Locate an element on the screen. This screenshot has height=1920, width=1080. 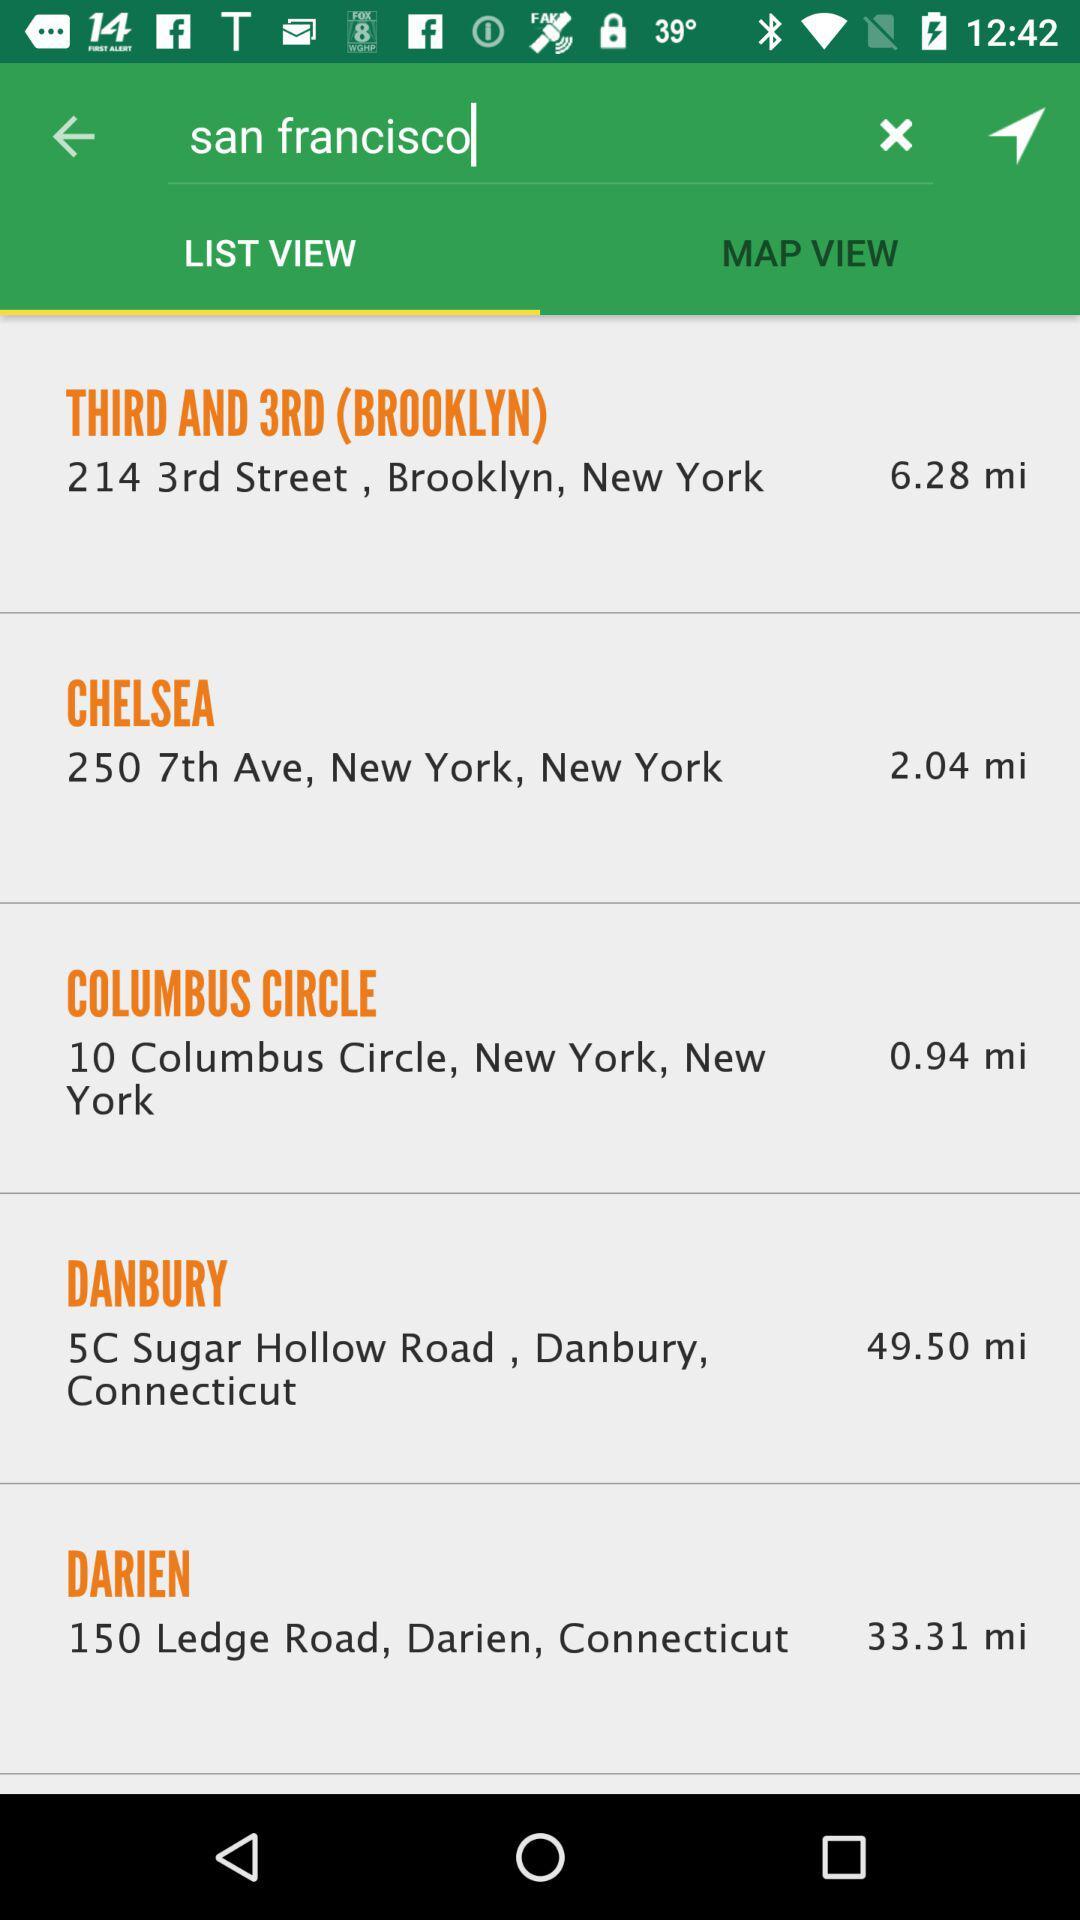
icon below danbury is located at coordinates (440, 1371).